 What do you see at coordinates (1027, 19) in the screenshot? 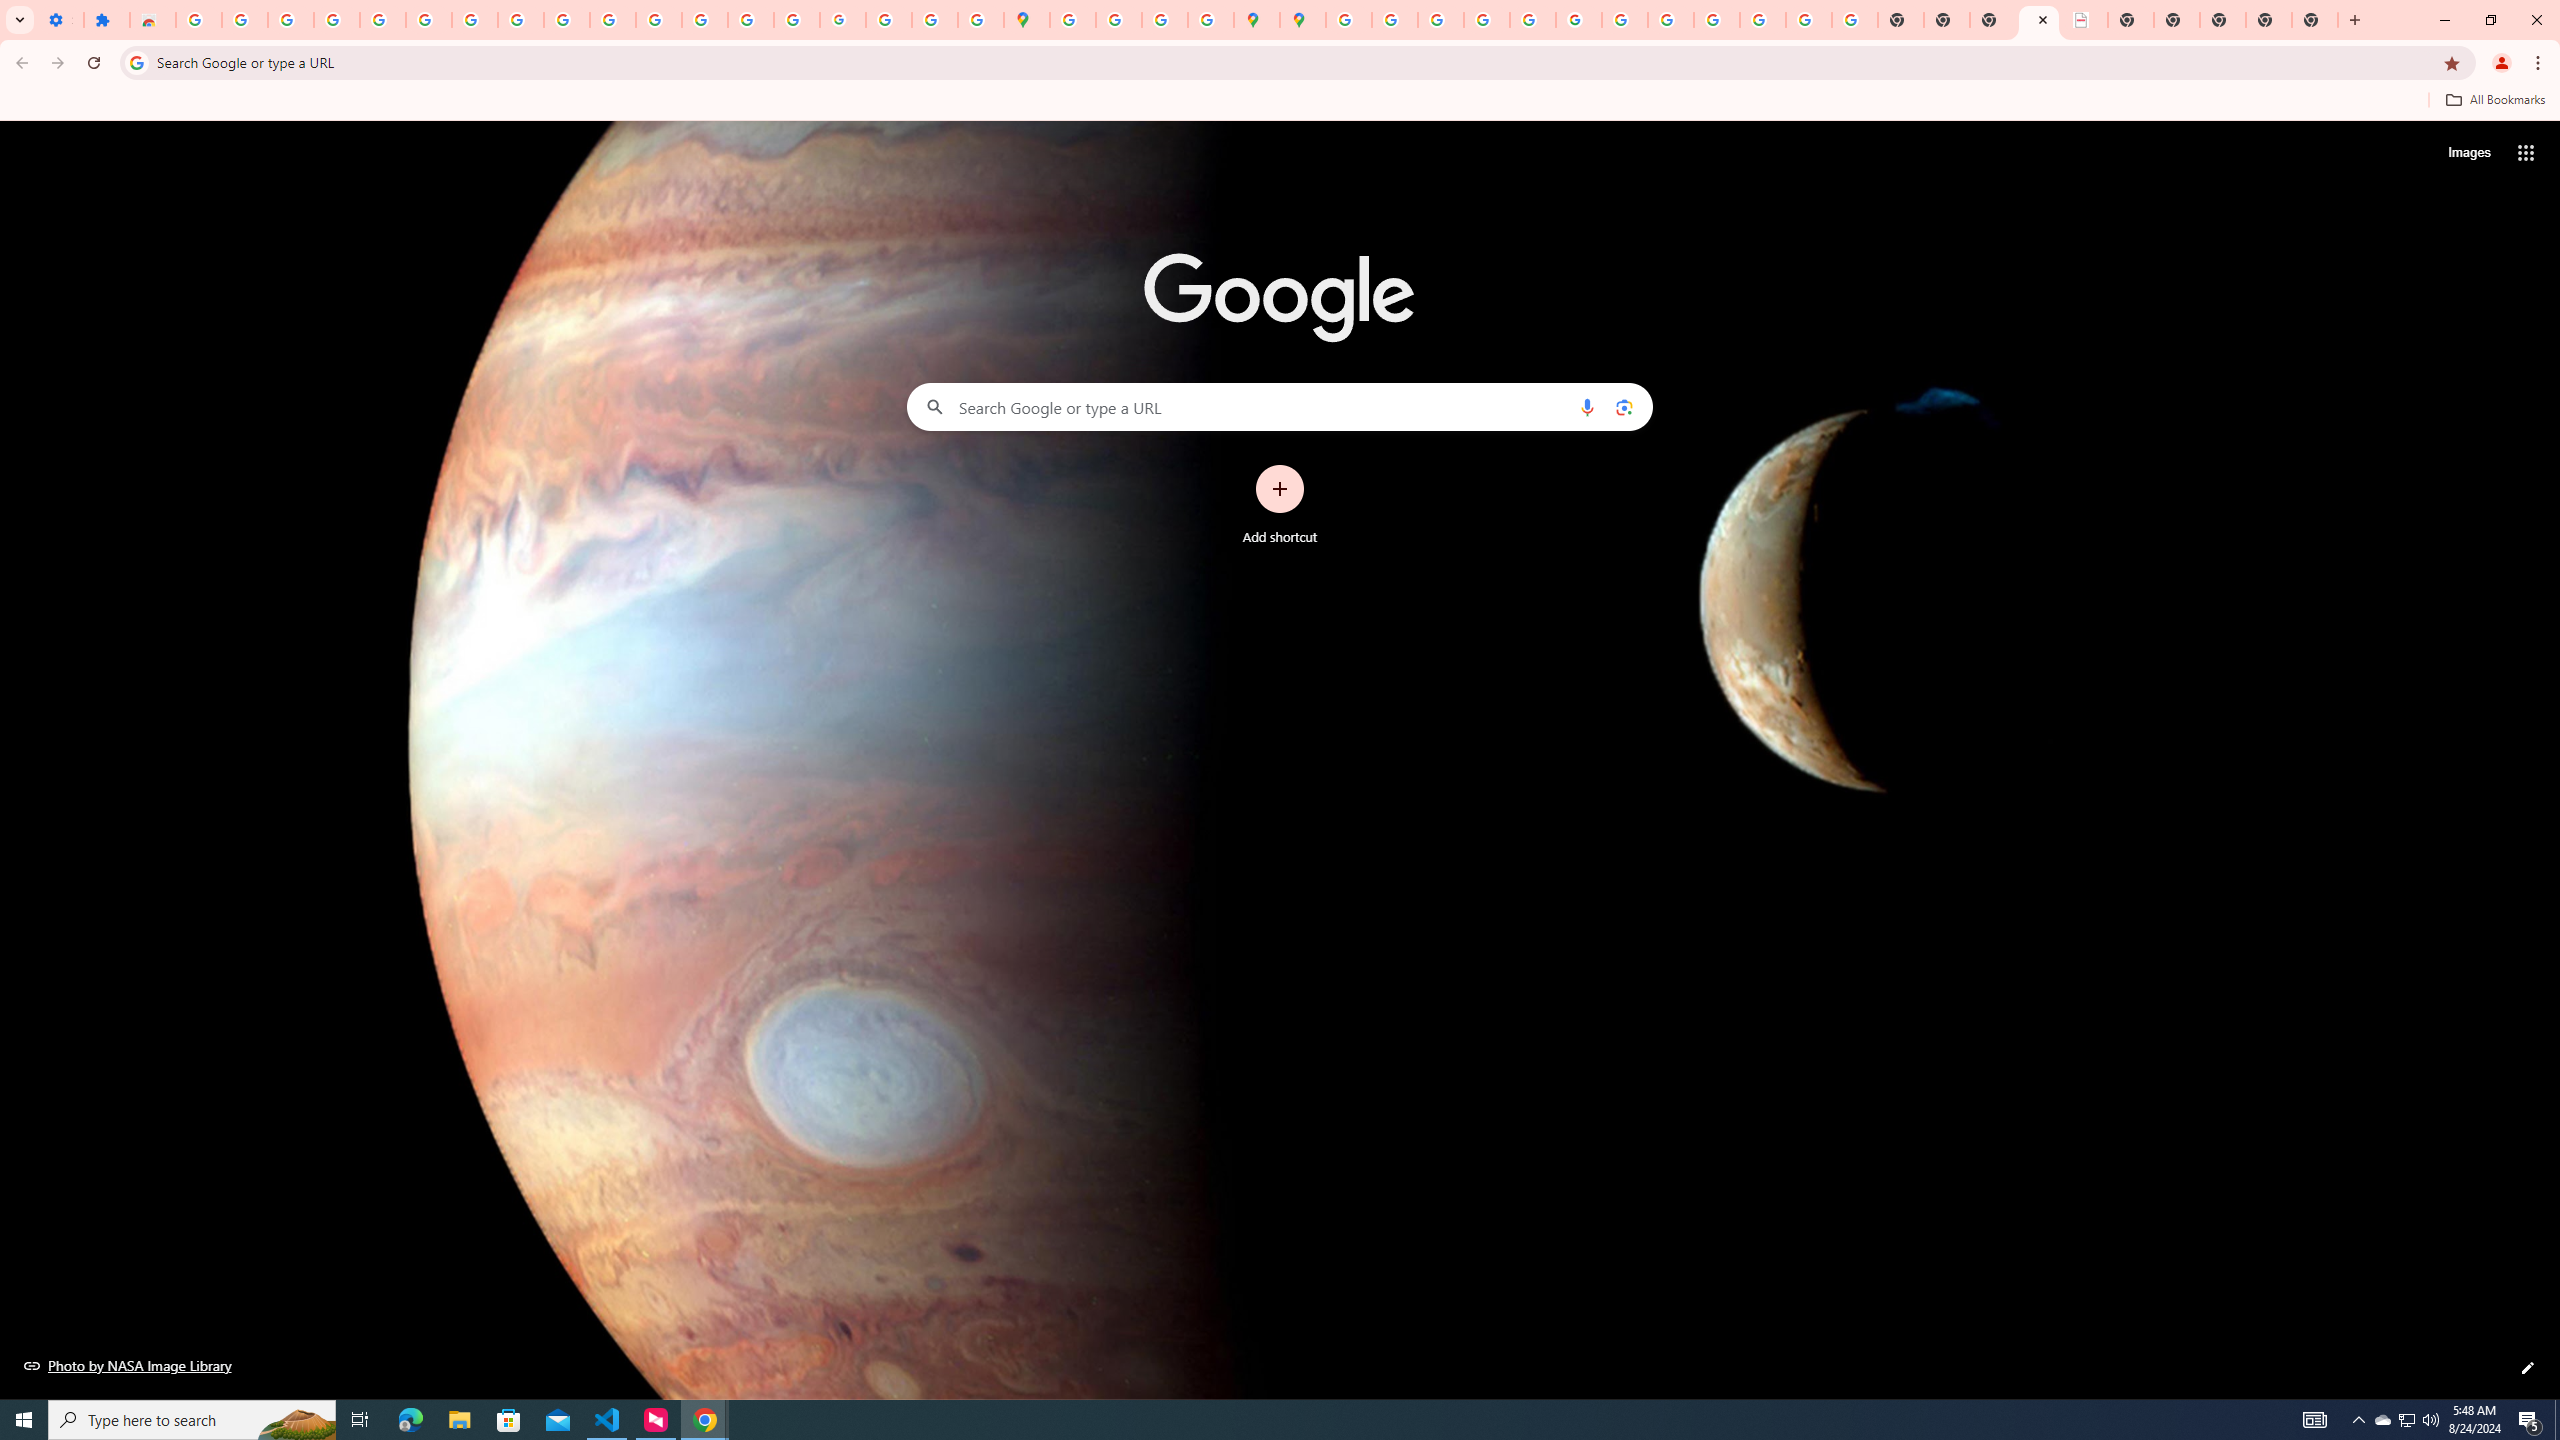
I see `'Google Maps'` at bounding box center [1027, 19].